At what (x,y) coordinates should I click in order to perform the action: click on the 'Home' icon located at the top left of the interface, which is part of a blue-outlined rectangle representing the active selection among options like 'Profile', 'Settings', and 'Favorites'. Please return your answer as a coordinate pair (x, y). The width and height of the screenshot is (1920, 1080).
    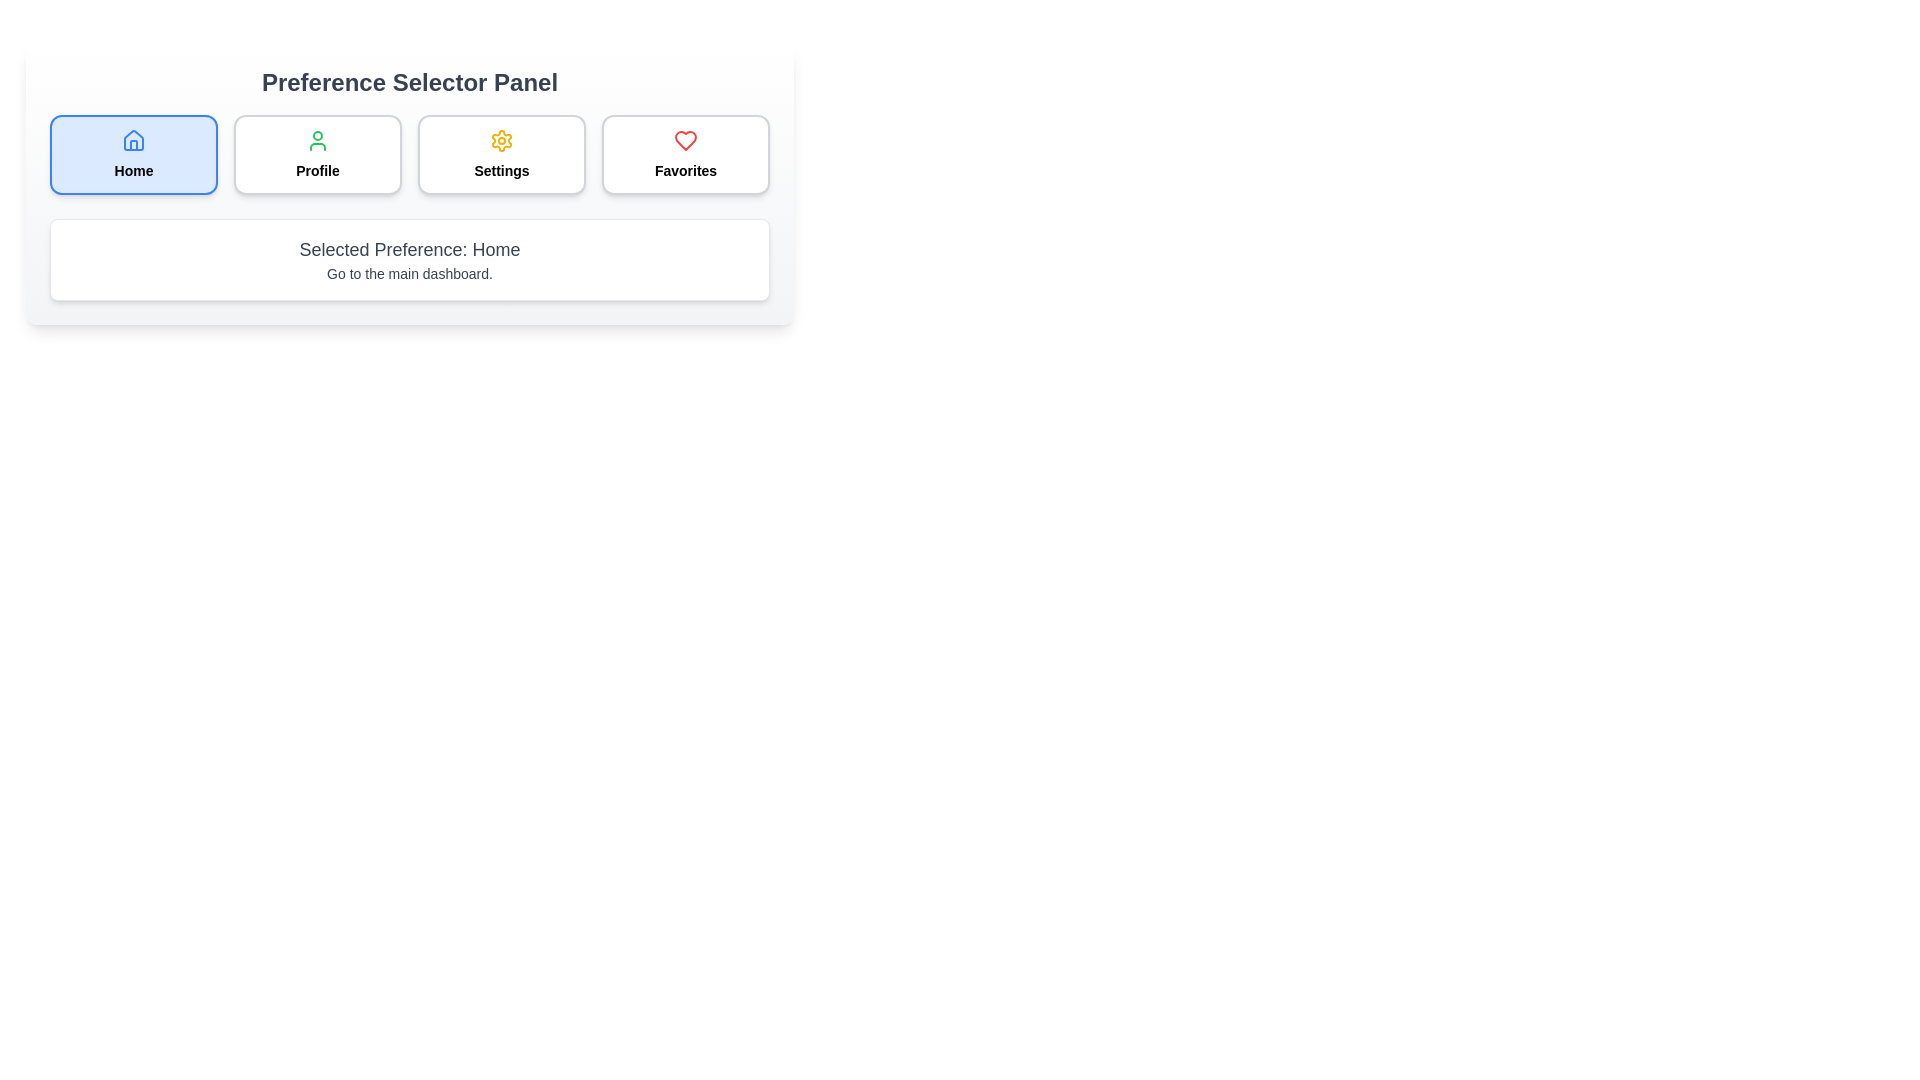
    Looking at the image, I should click on (133, 138).